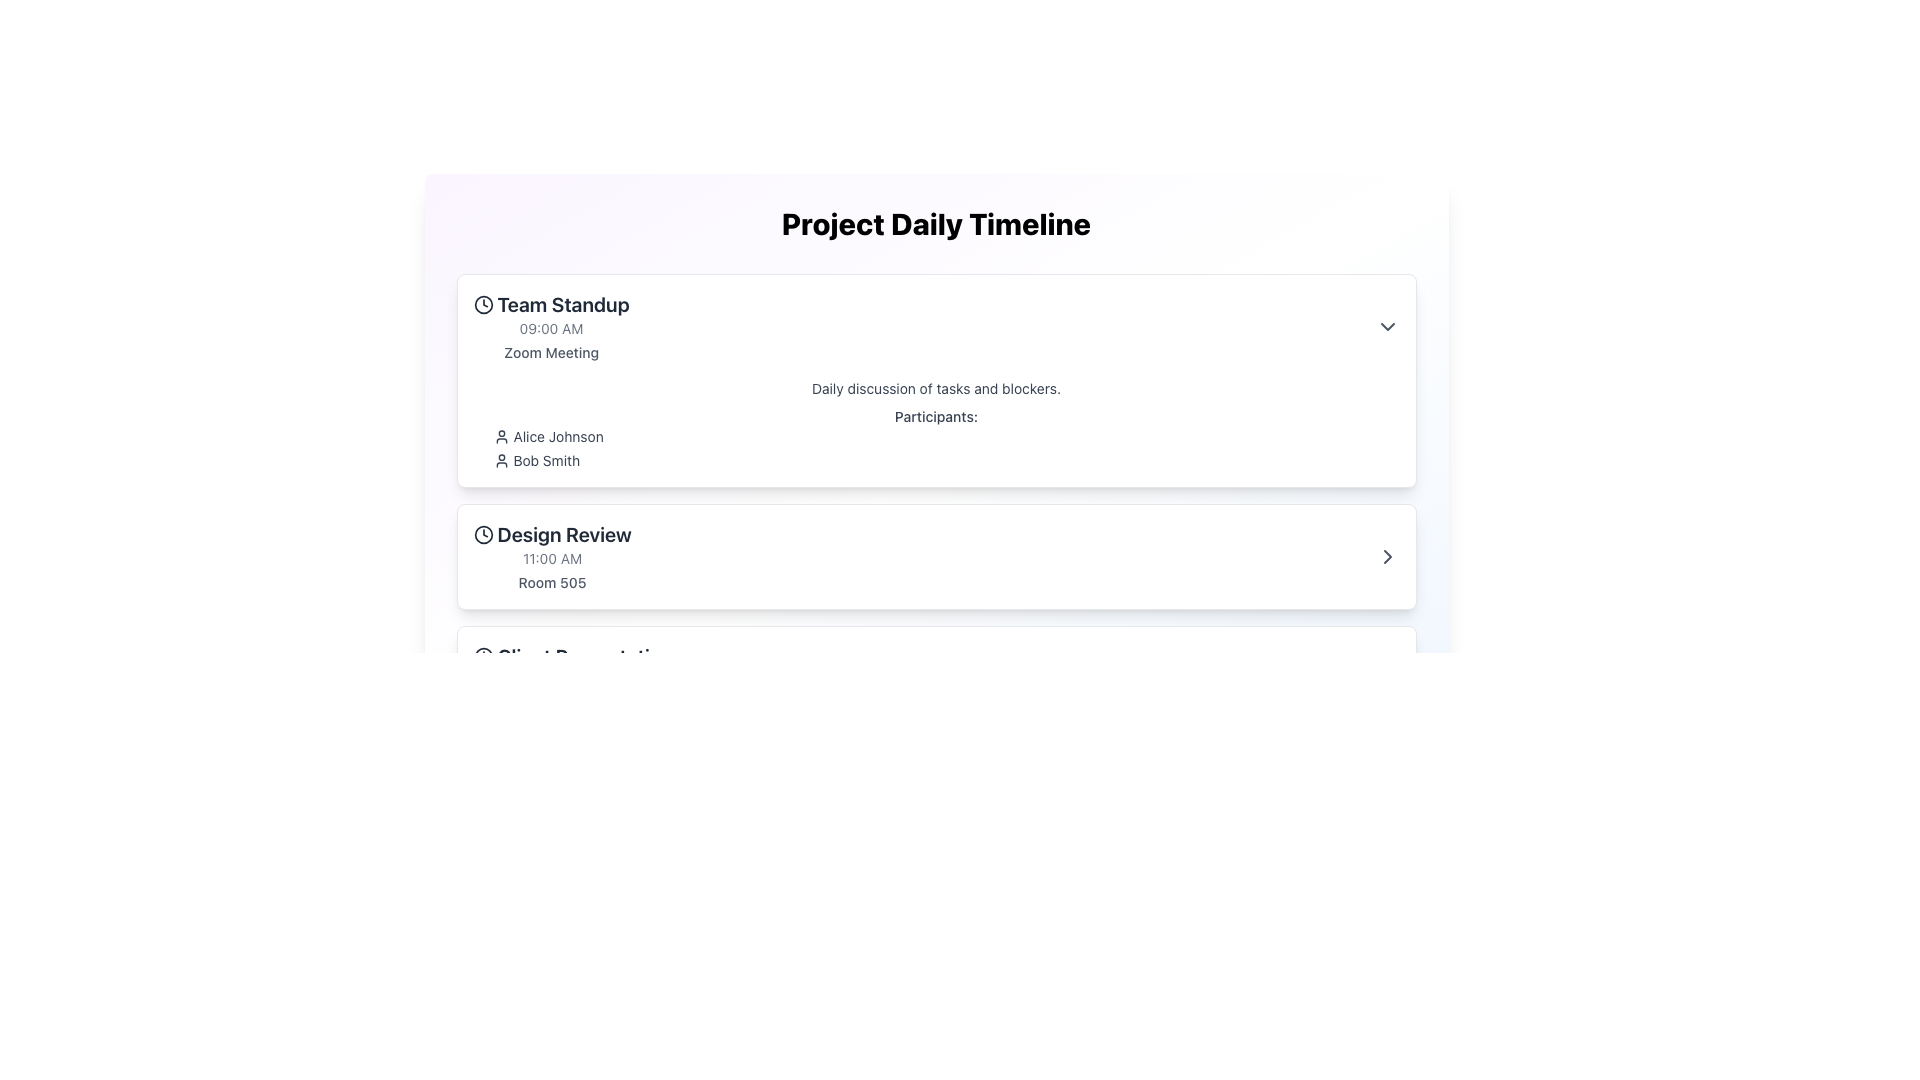 This screenshot has width=1920, height=1080. What do you see at coordinates (501, 435) in the screenshot?
I see `the user icon representing 'Alice Johnson' located to the left of the text within the 'Team Standup' card` at bounding box center [501, 435].